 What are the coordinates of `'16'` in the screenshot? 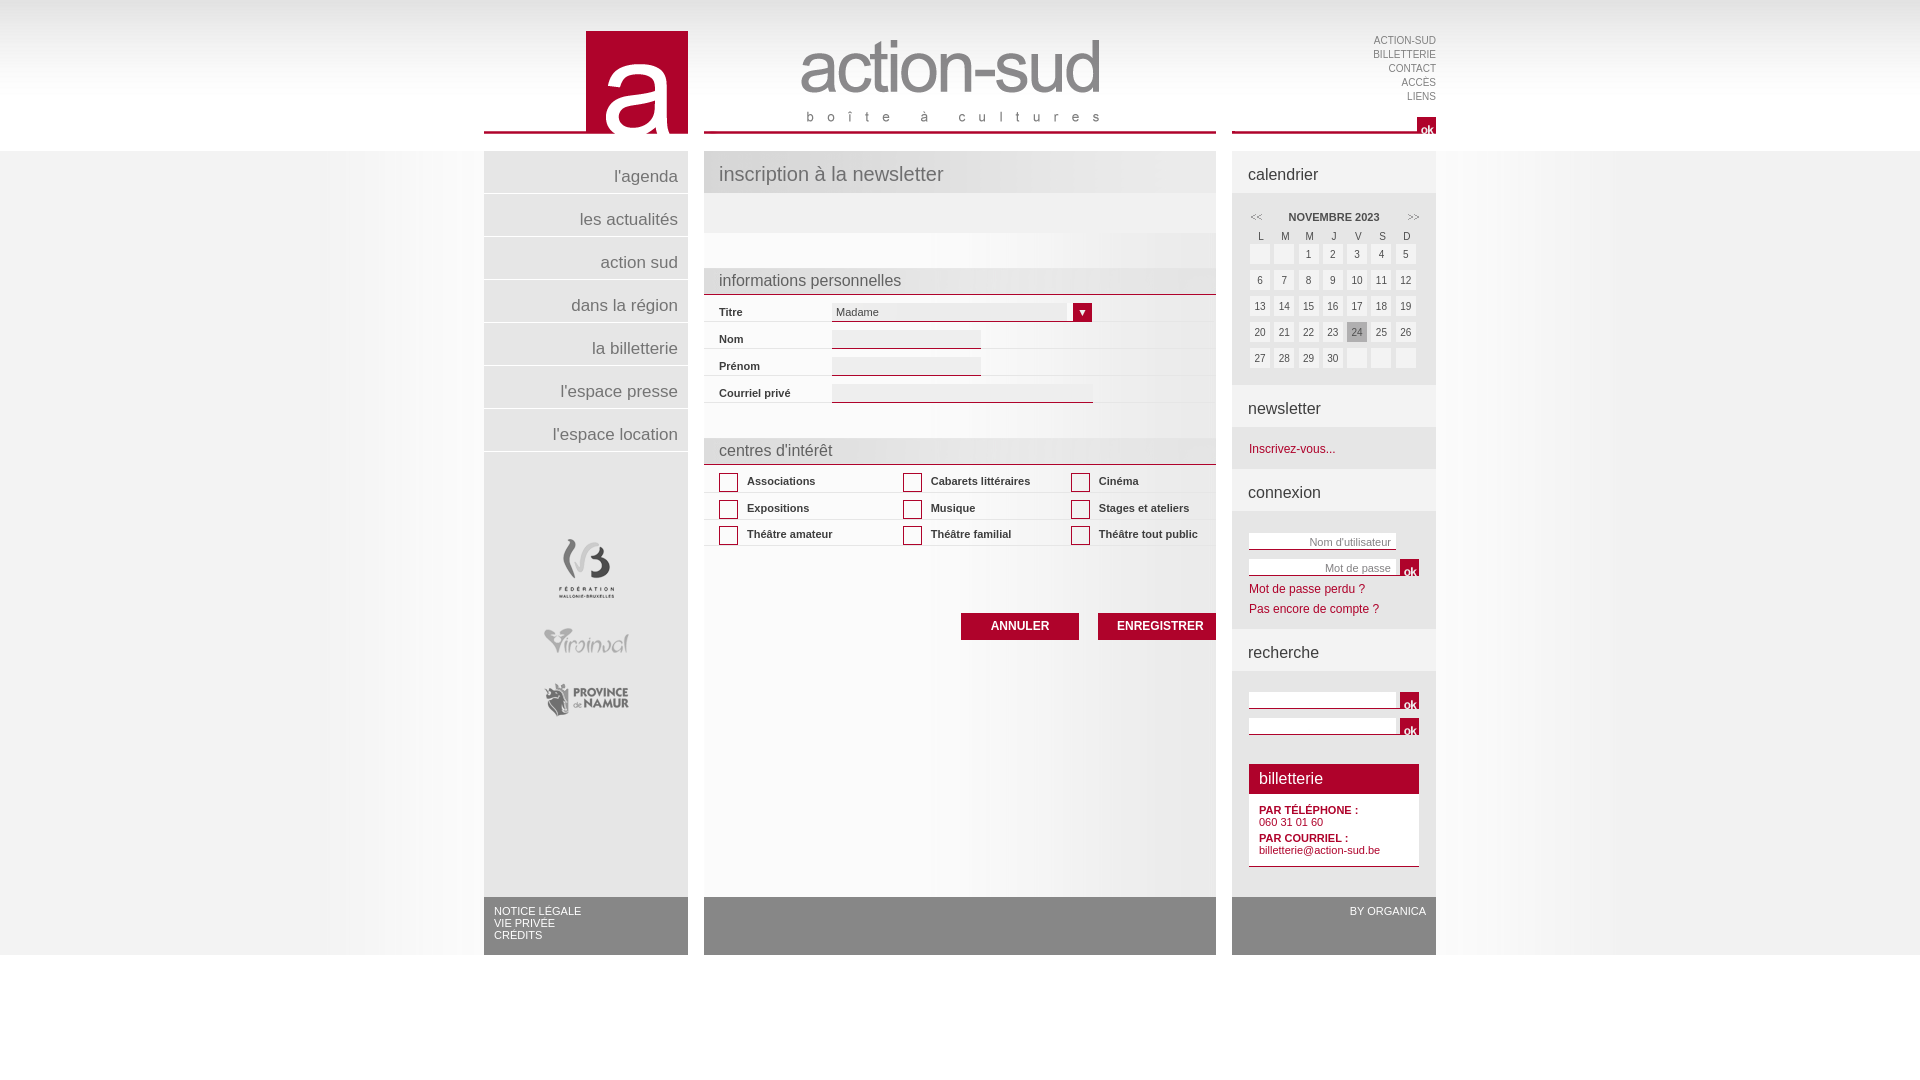 It's located at (1333, 305).